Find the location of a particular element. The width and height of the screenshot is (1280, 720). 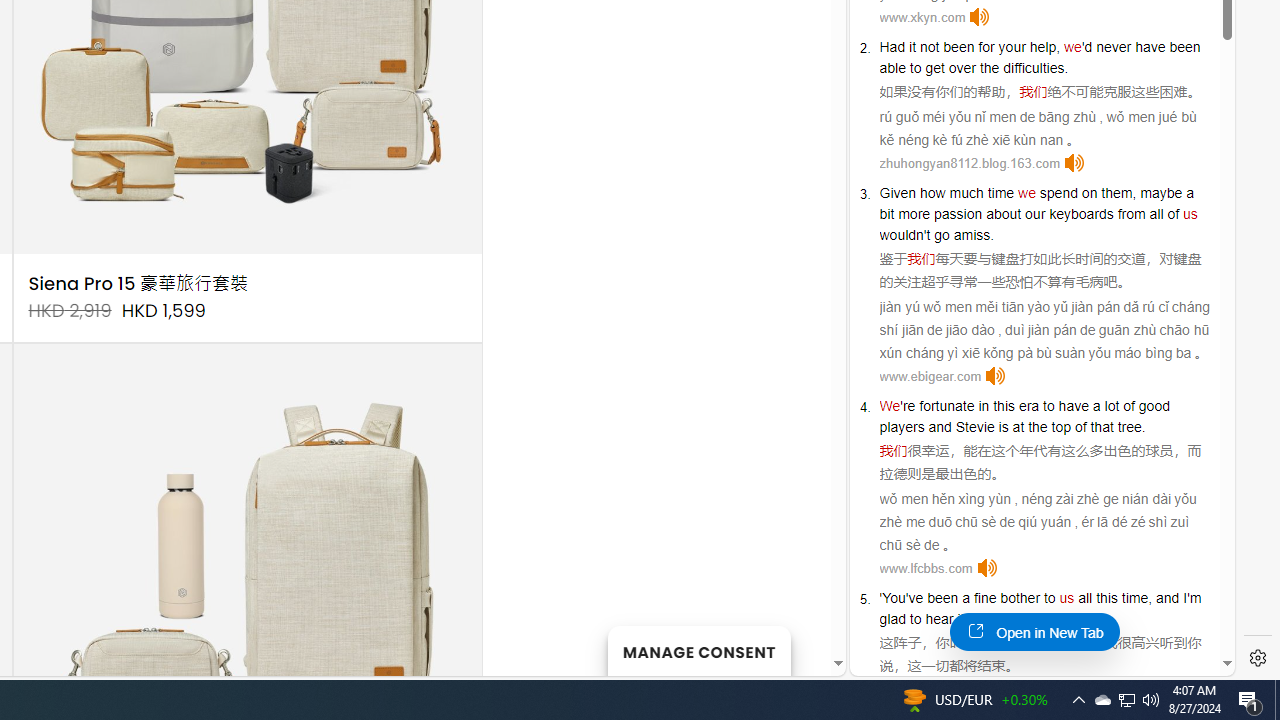

'era' is located at coordinates (1028, 405).